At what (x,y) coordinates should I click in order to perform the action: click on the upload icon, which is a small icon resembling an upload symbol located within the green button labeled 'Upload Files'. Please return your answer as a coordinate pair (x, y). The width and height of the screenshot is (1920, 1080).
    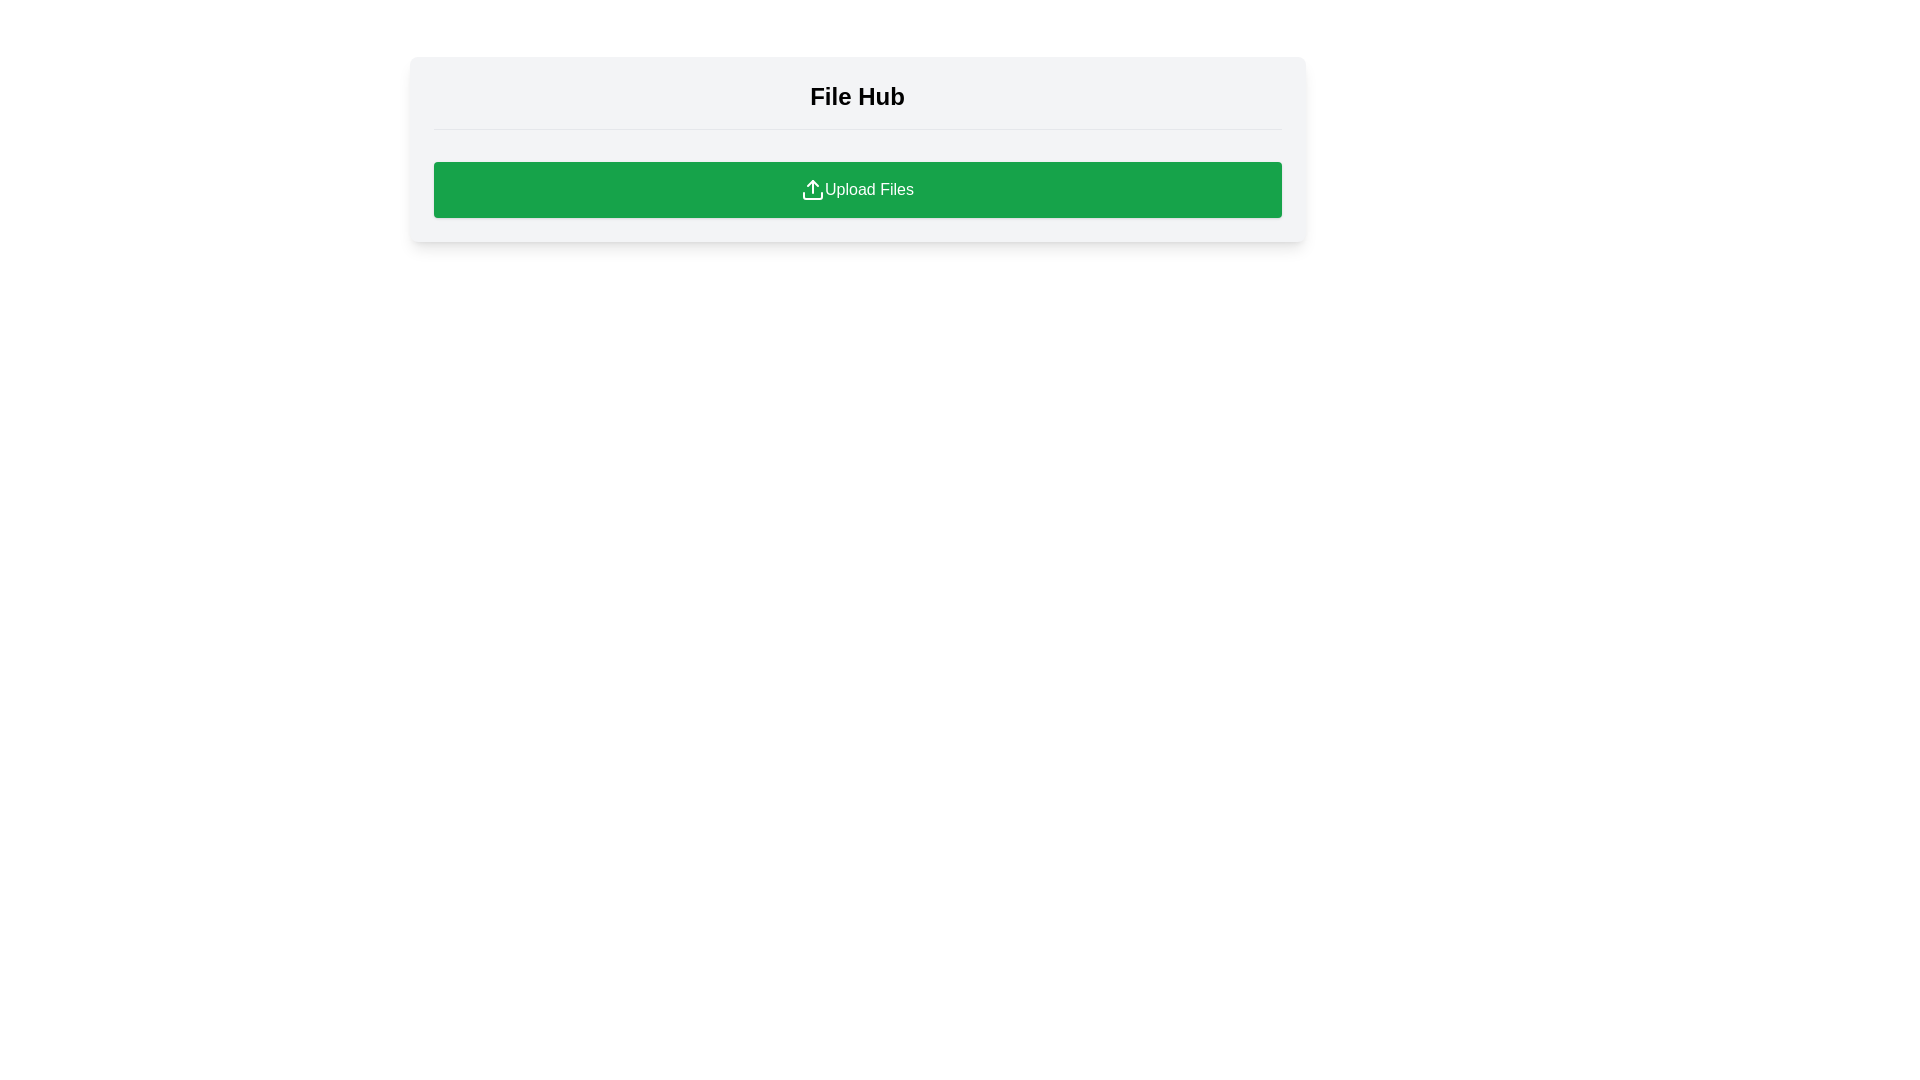
    Looking at the image, I should click on (813, 189).